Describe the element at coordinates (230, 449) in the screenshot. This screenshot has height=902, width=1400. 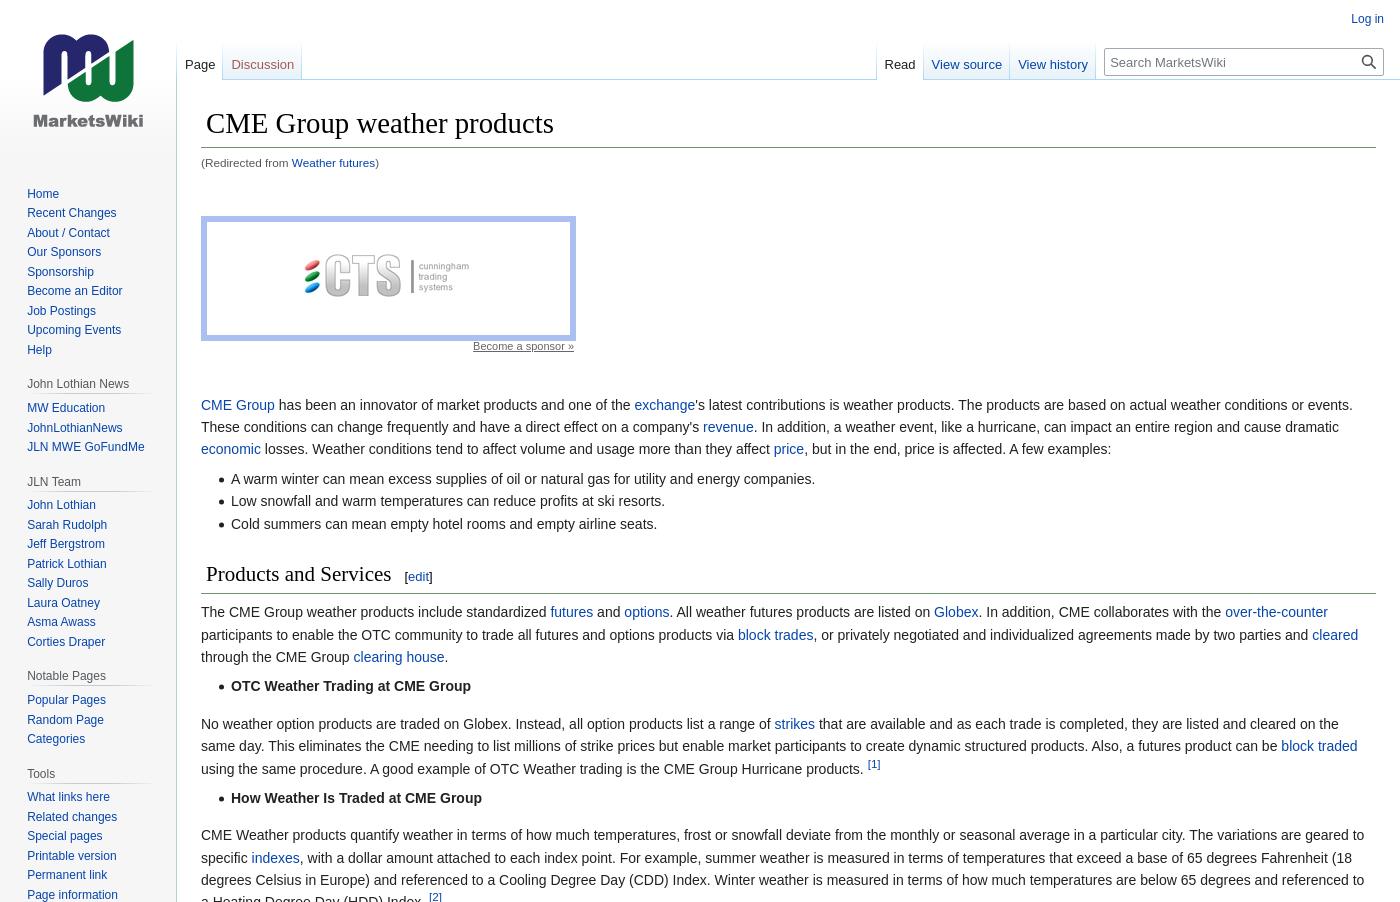
I see `'economic'` at that location.